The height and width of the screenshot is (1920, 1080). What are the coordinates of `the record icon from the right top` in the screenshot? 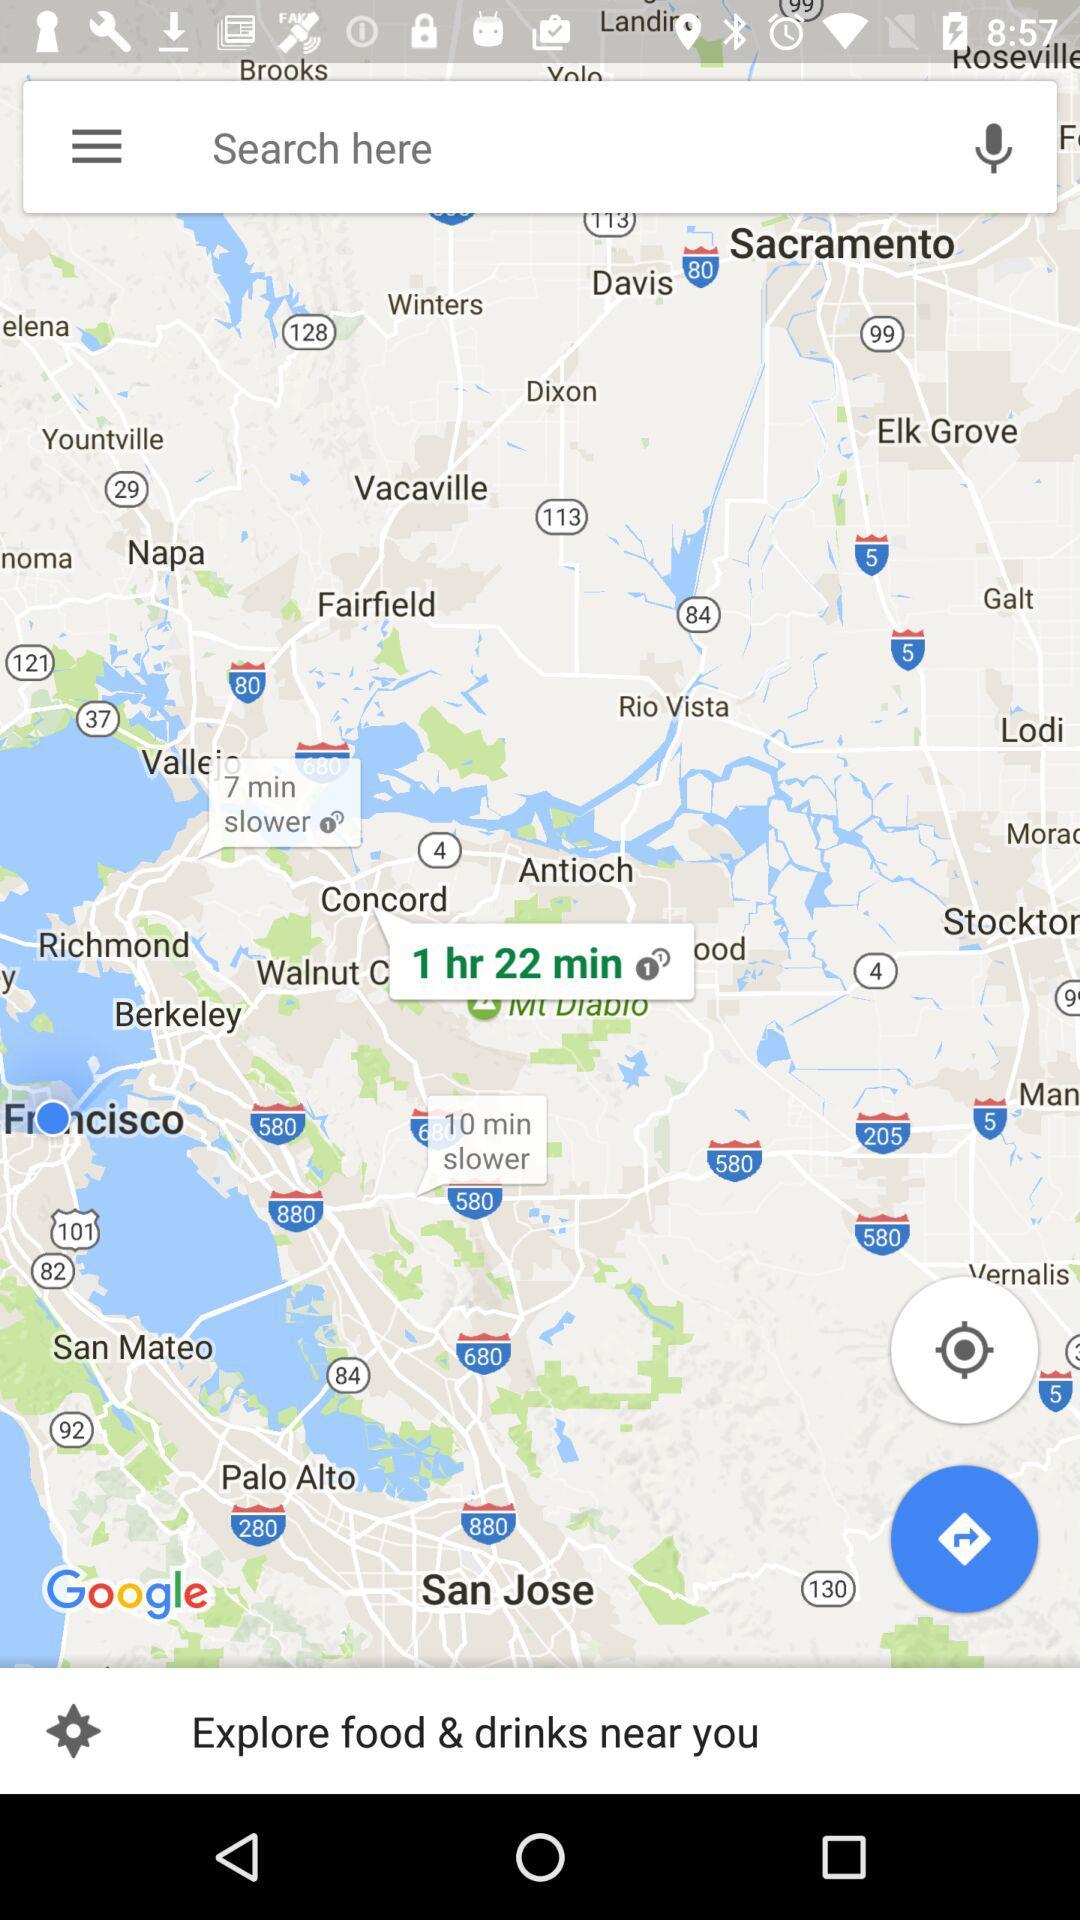 It's located at (994, 146).